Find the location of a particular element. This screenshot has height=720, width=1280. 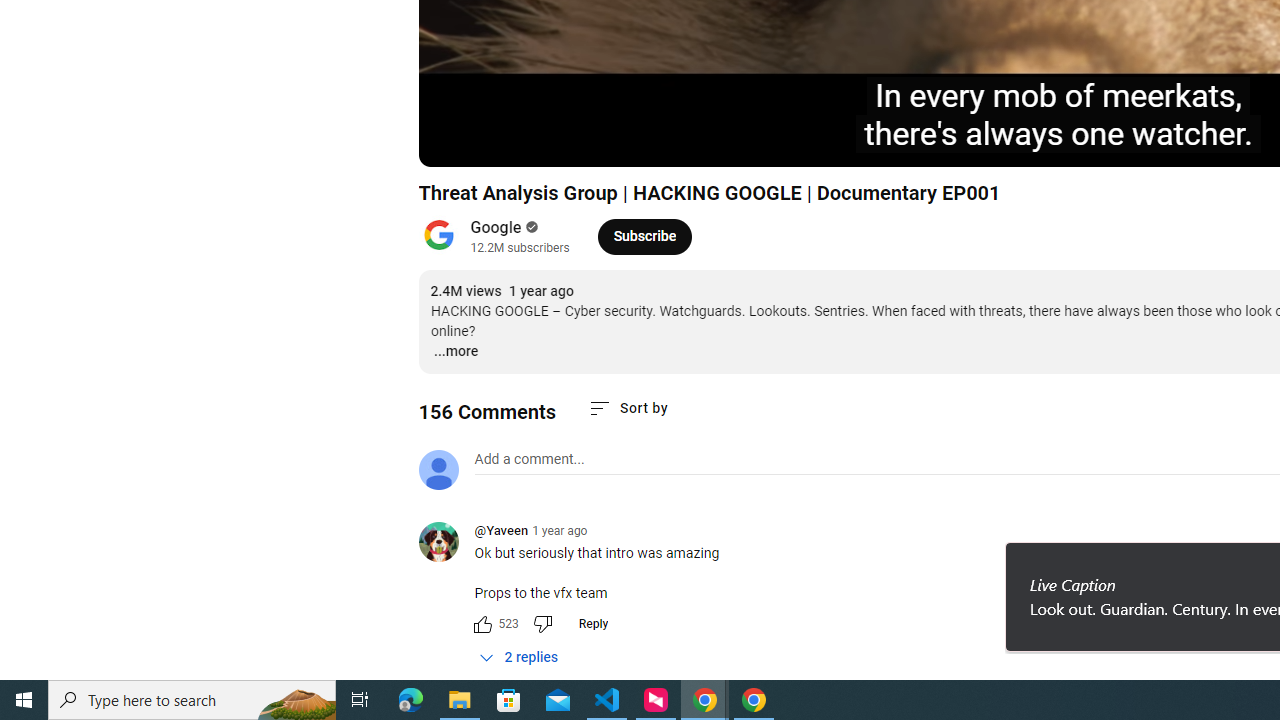

'Default profile photo' is located at coordinates (438, 470).